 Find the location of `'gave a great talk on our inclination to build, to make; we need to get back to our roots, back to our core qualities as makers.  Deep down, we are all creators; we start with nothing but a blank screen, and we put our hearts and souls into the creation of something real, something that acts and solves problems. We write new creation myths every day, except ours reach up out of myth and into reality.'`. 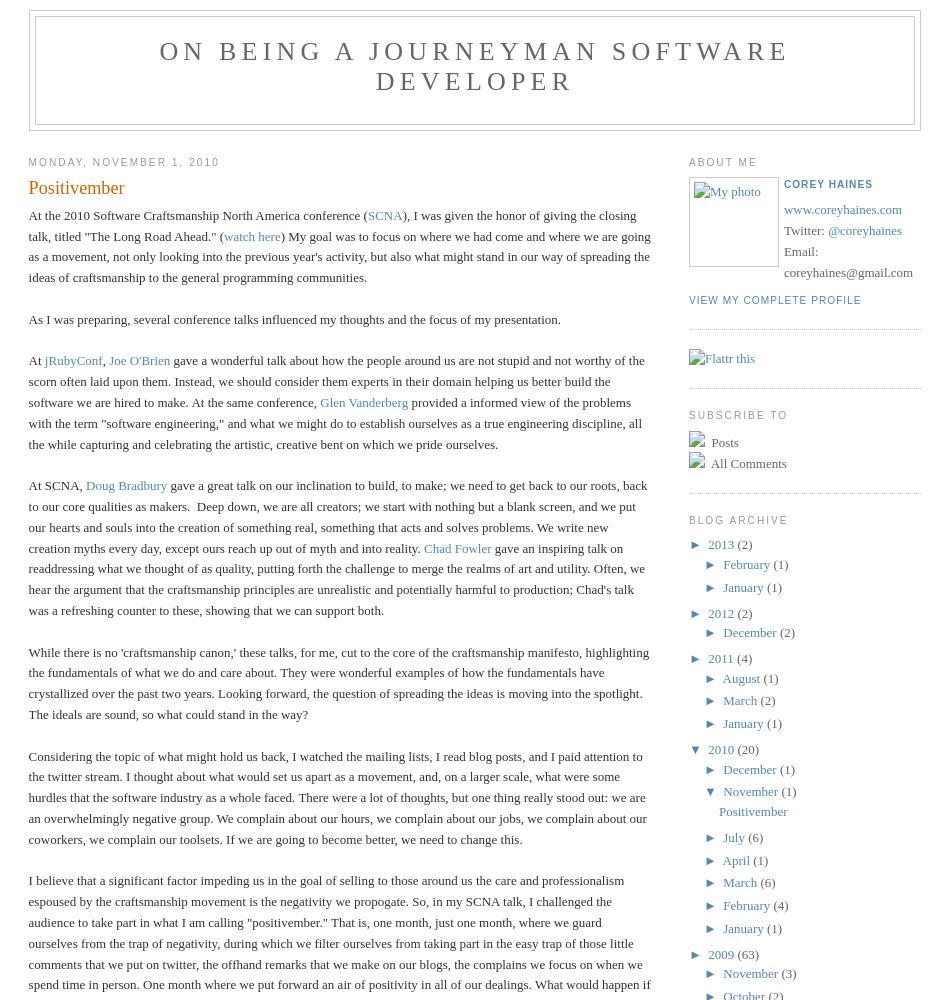

'gave a great talk on our inclination to build, to make; we need to get back to our roots, back to our core qualities as makers.  Deep down, we are all creators; we start with nothing but a blank screen, and we put our hearts and souls into the creation of something real, something that acts and solves problems. We write new creation myths every day, except ours reach up out of myth and into reality.' is located at coordinates (336, 516).